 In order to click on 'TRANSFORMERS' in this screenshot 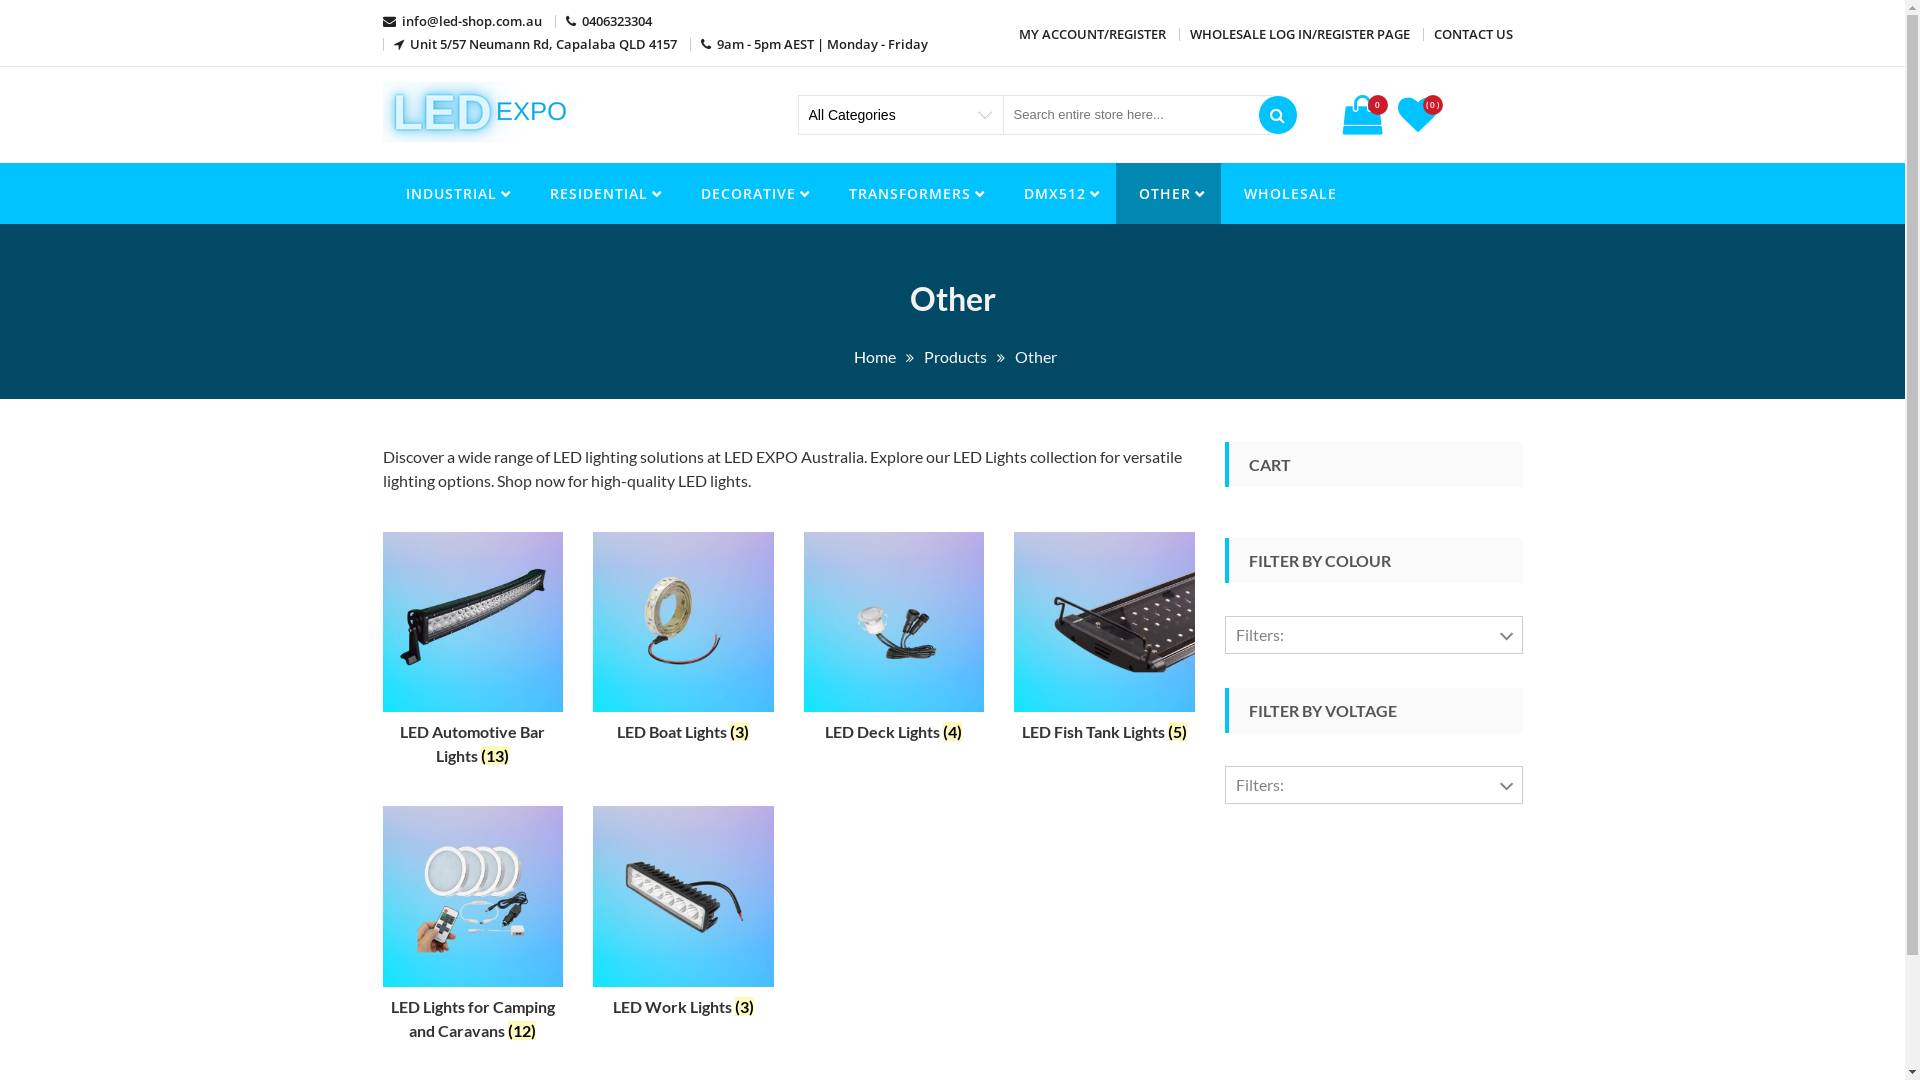, I will do `click(912, 193)`.